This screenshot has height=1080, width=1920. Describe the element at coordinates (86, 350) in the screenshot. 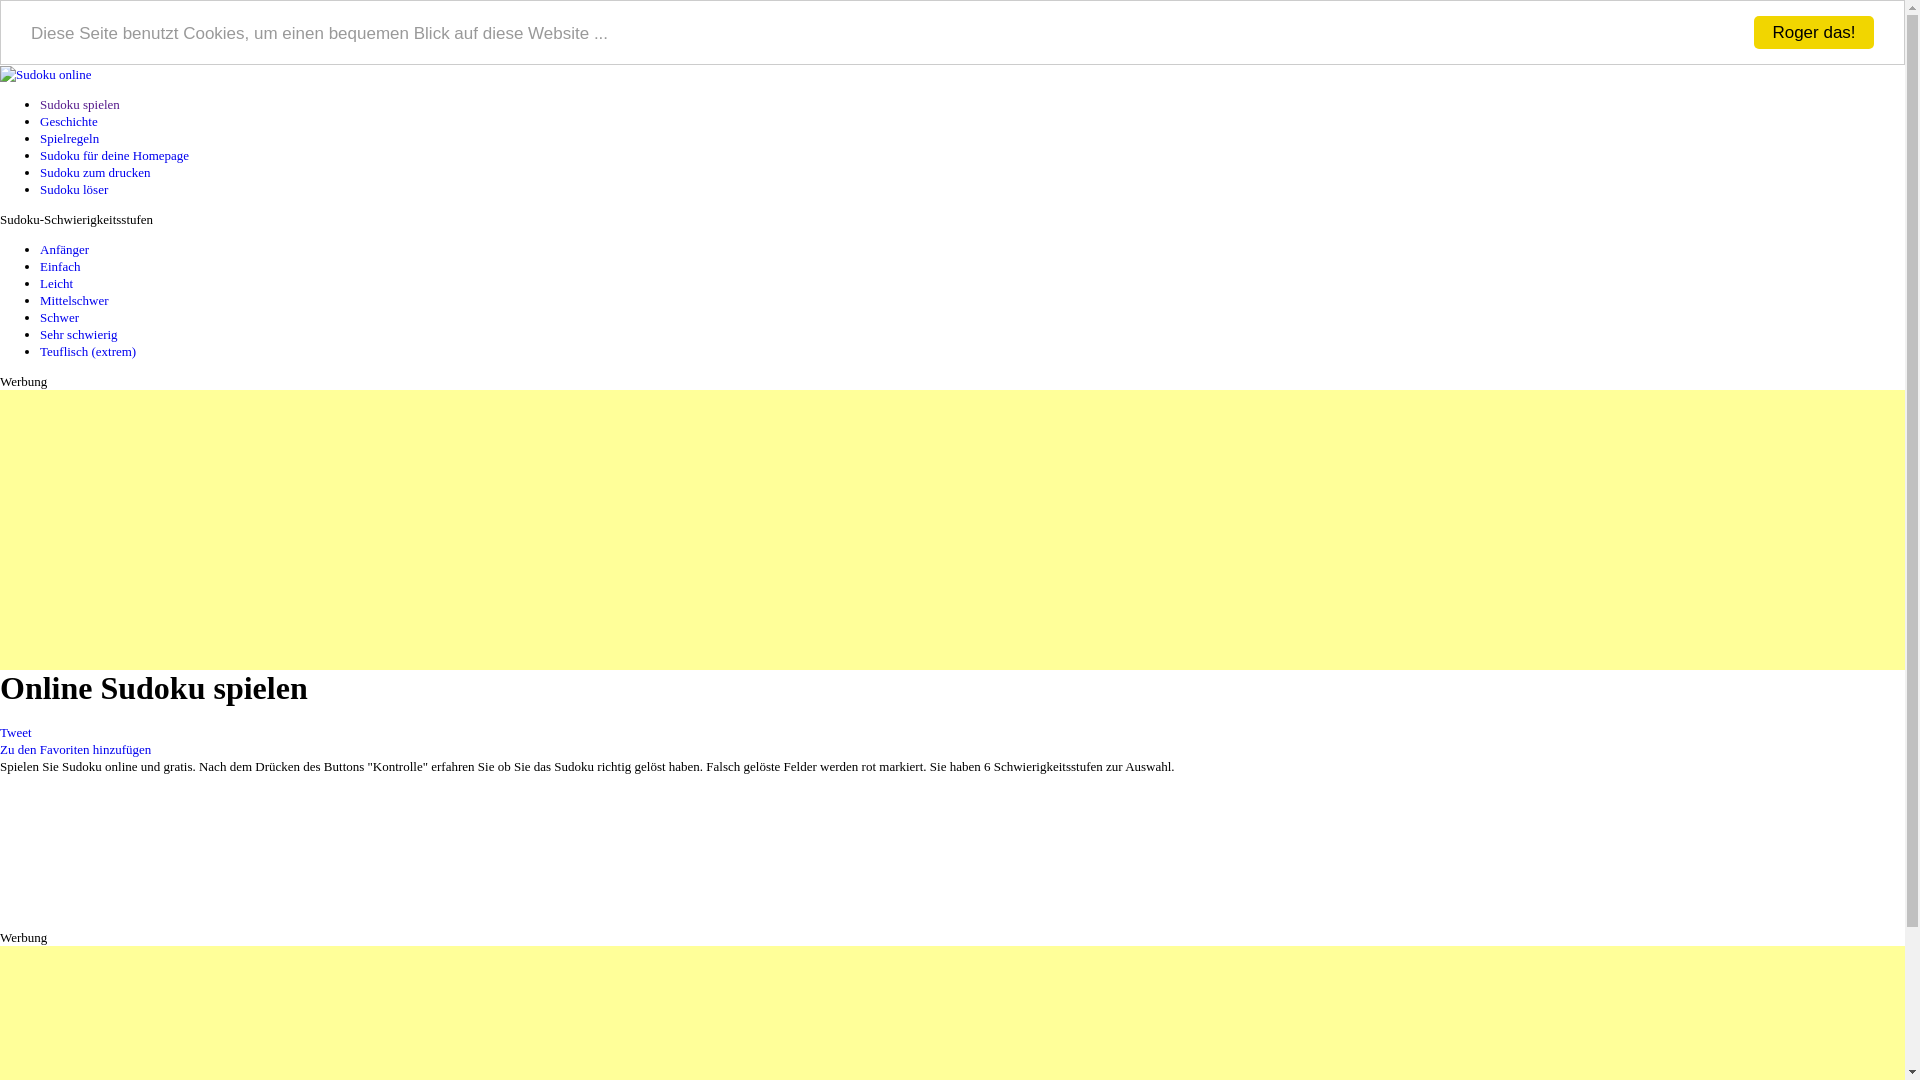

I see `'Teuflisch (extrem)'` at that location.